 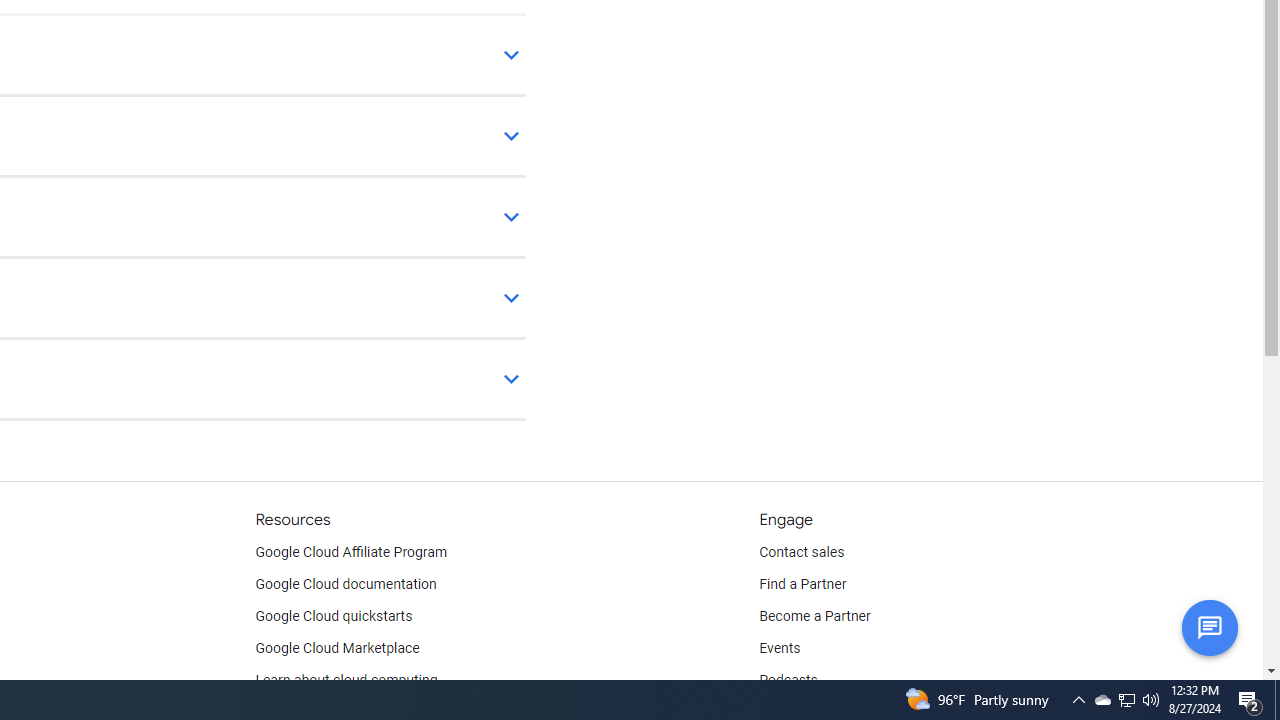 I want to click on 'Podcasts', so click(x=787, y=680).